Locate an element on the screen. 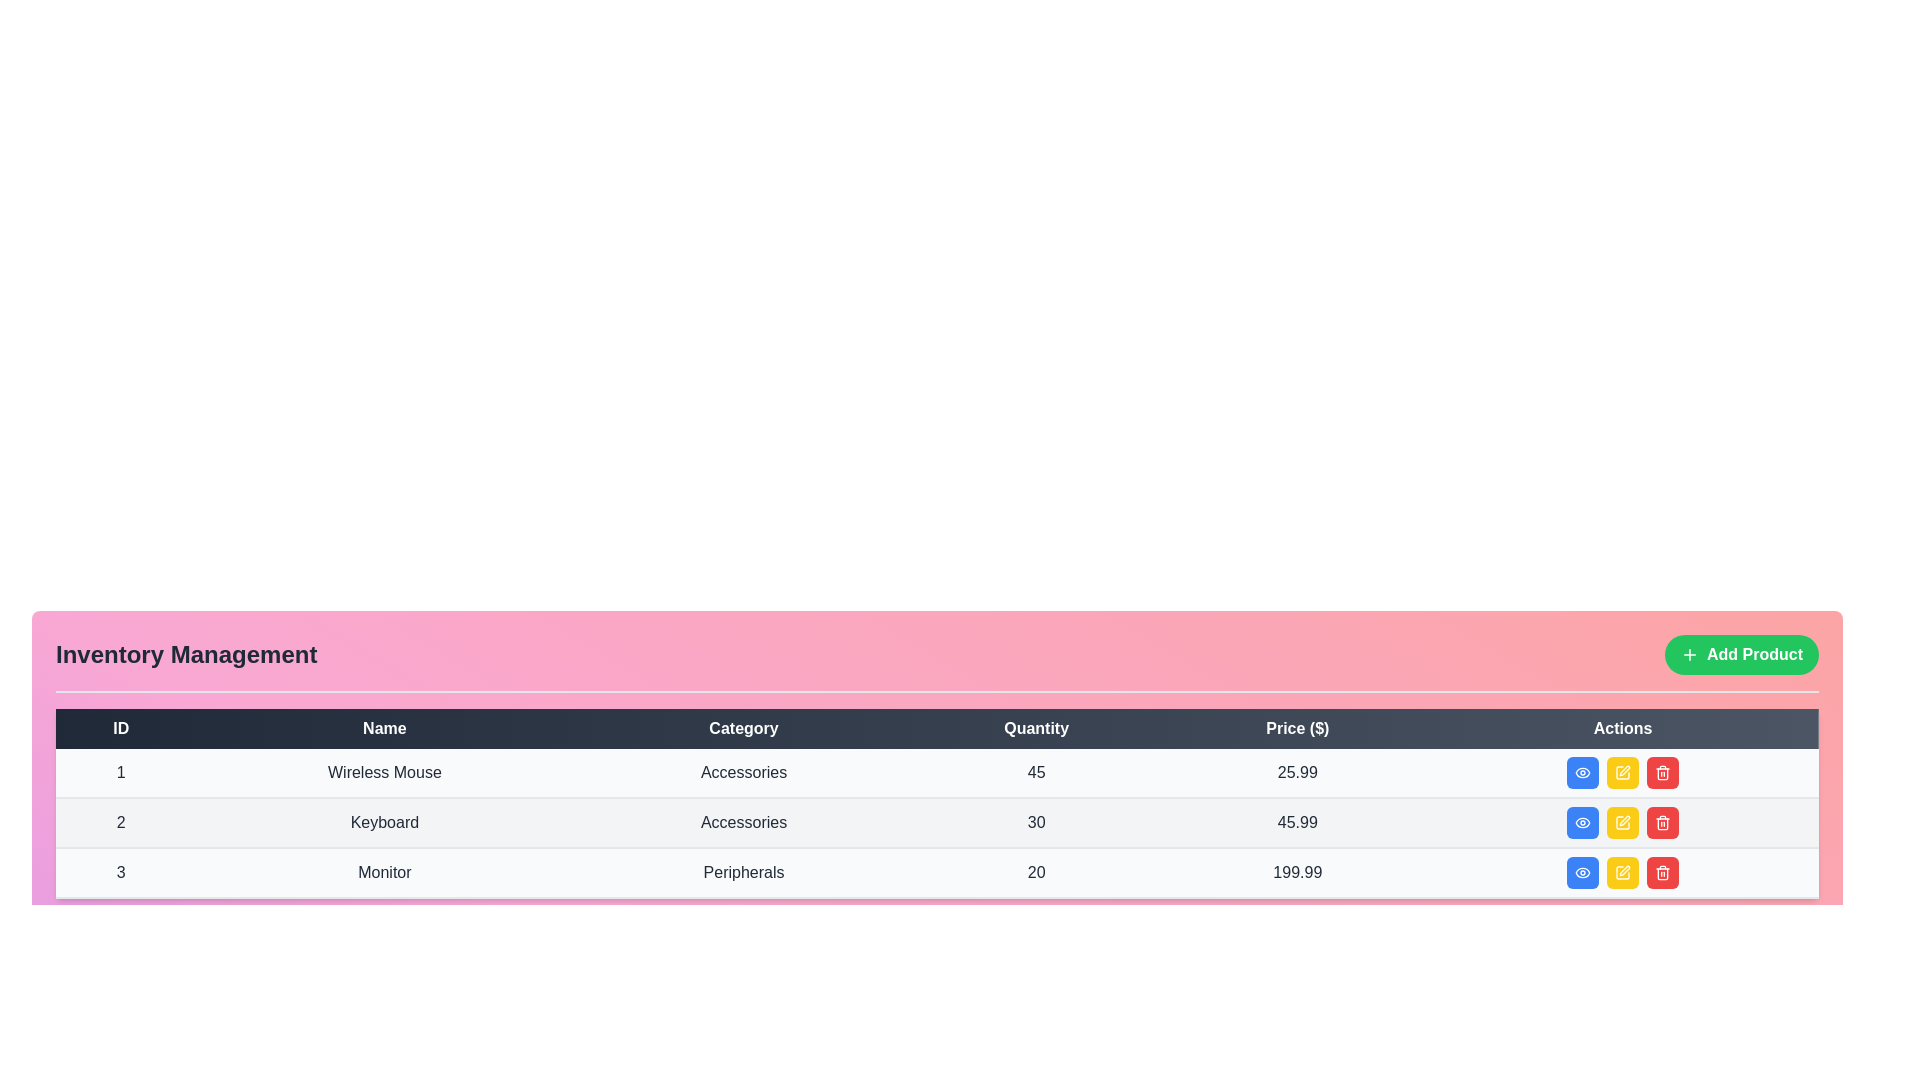  the static text label for the inventory item 'Keyboard' in the second row of the table, which serves as an identifier for the product is located at coordinates (384, 822).